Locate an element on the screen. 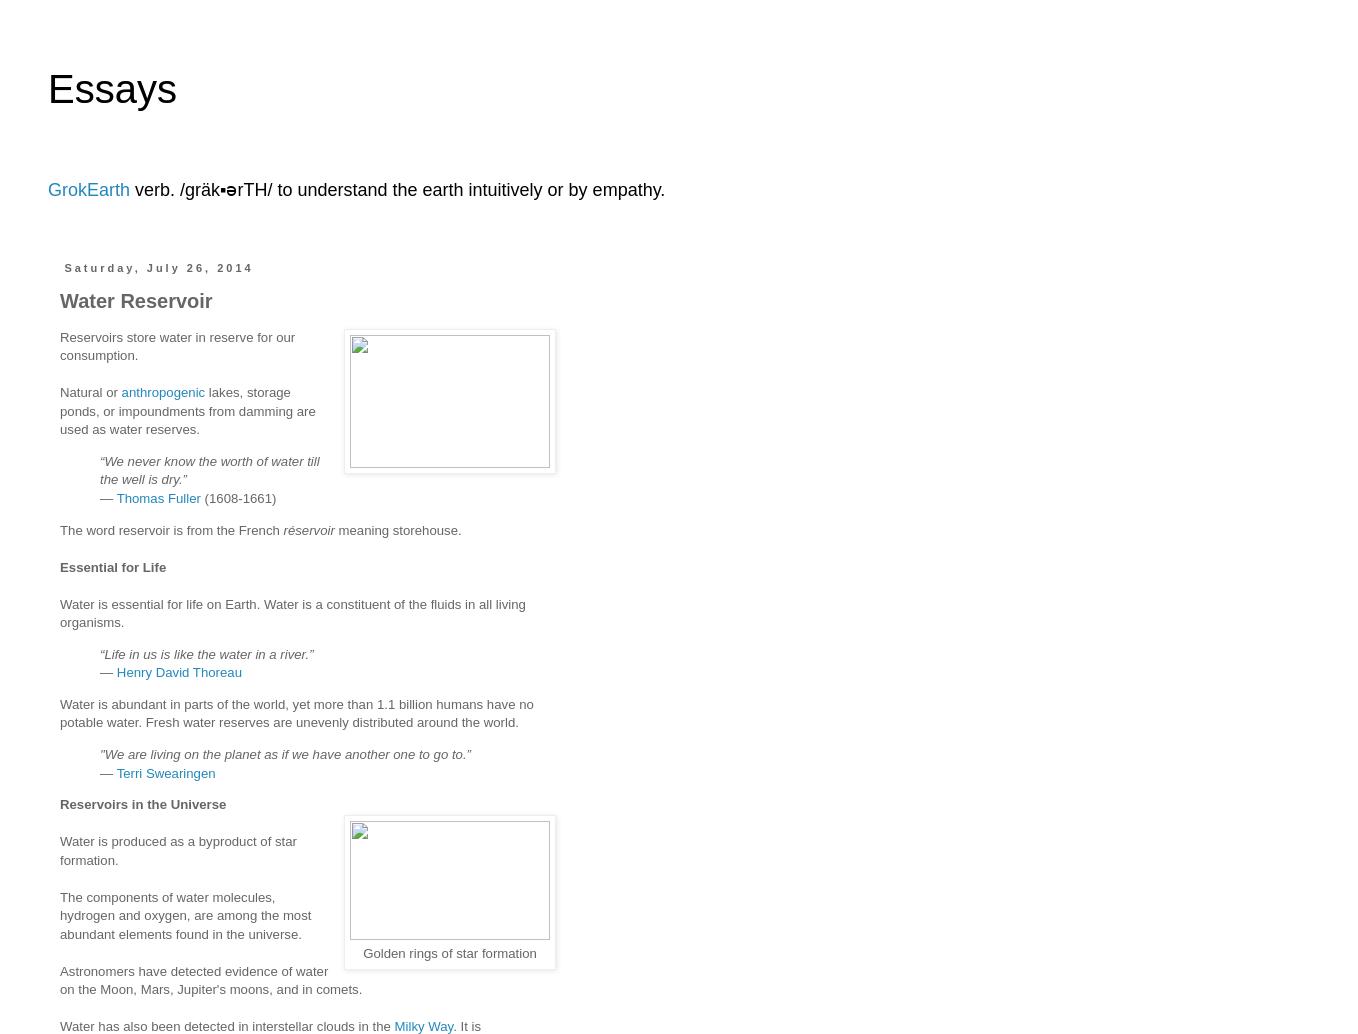 This screenshot has width=1358, height=1034. 'meaning storehouse.' is located at coordinates (396, 529).